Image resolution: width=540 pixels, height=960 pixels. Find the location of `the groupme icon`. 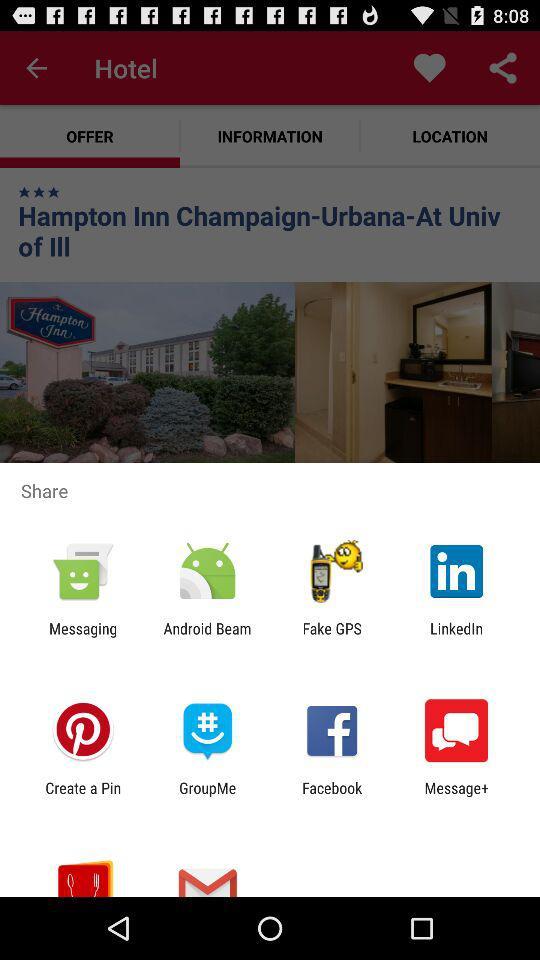

the groupme icon is located at coordinates (206, 796).